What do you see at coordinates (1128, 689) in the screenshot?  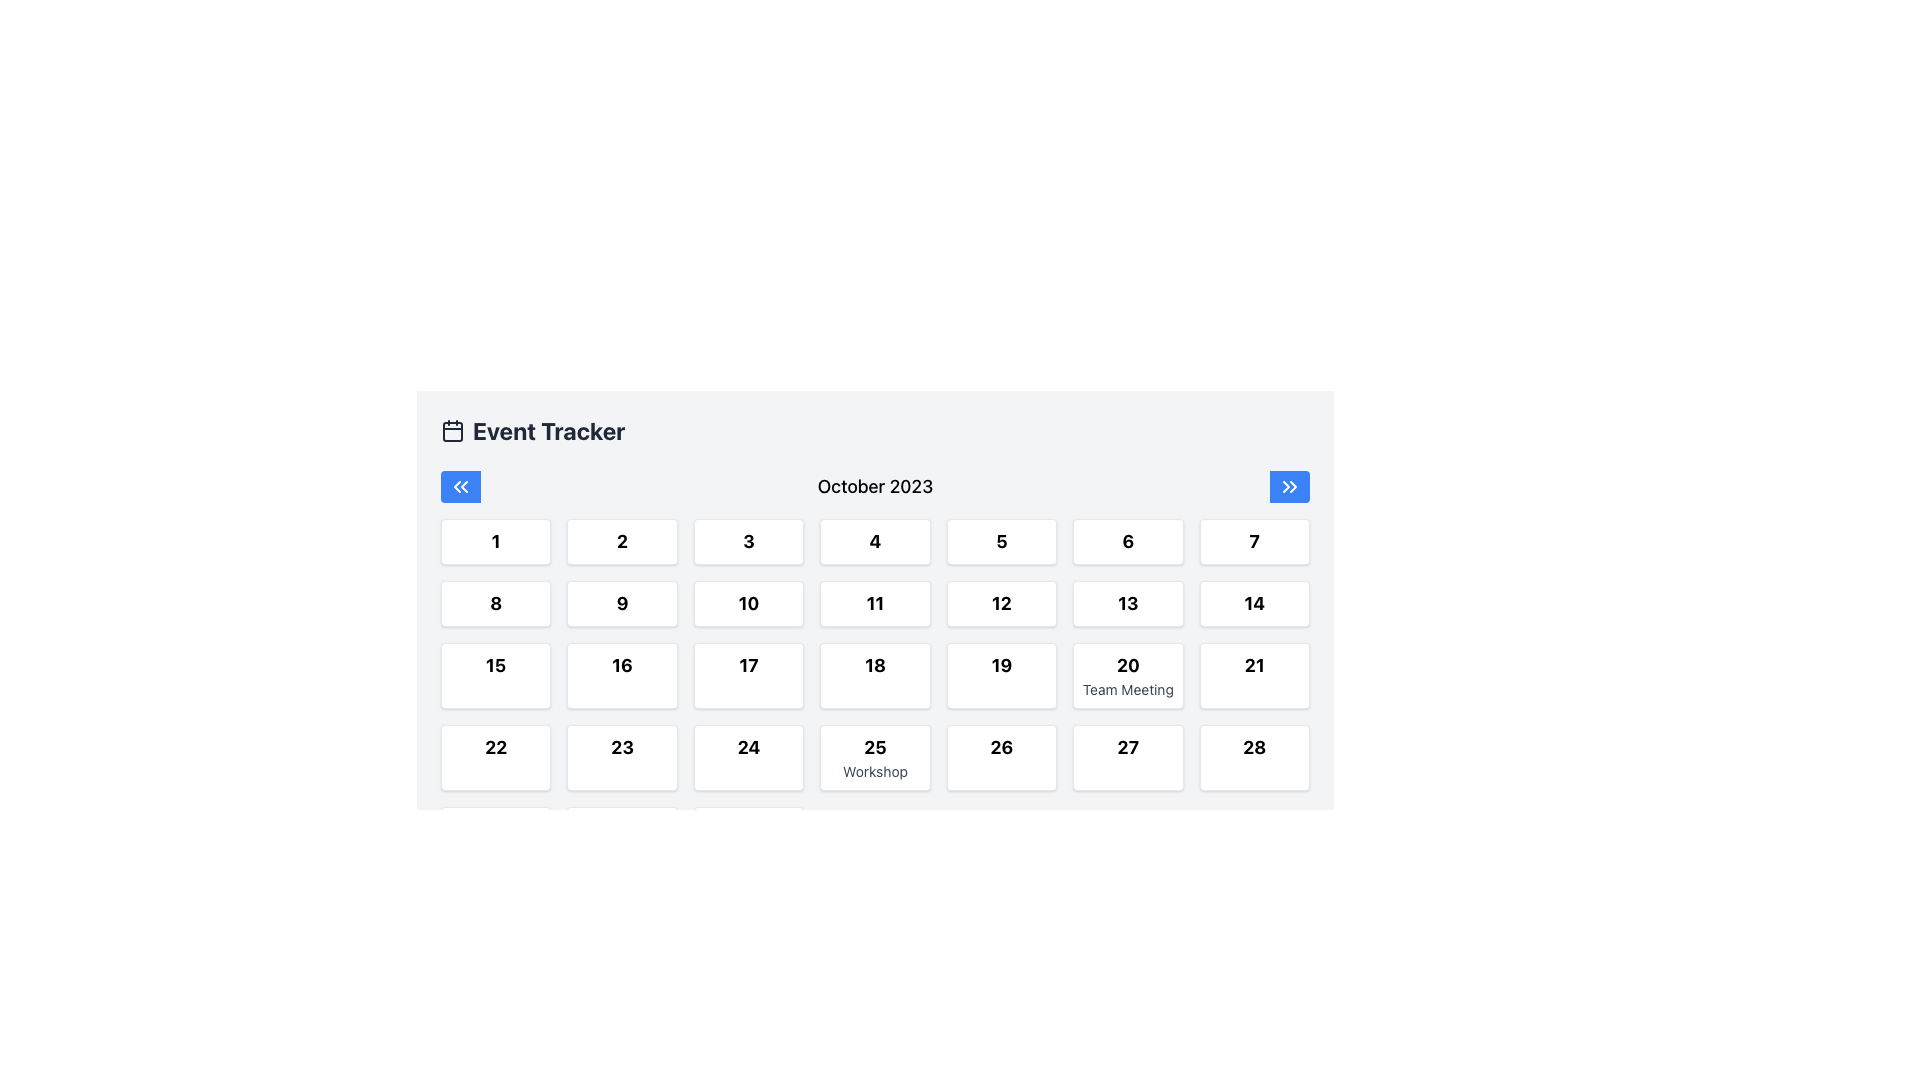 I see `text content of the 'Team Meeting' label, which is a small gray text located below the number '20' in the calendar interface` at bounding box center [1128, 689].